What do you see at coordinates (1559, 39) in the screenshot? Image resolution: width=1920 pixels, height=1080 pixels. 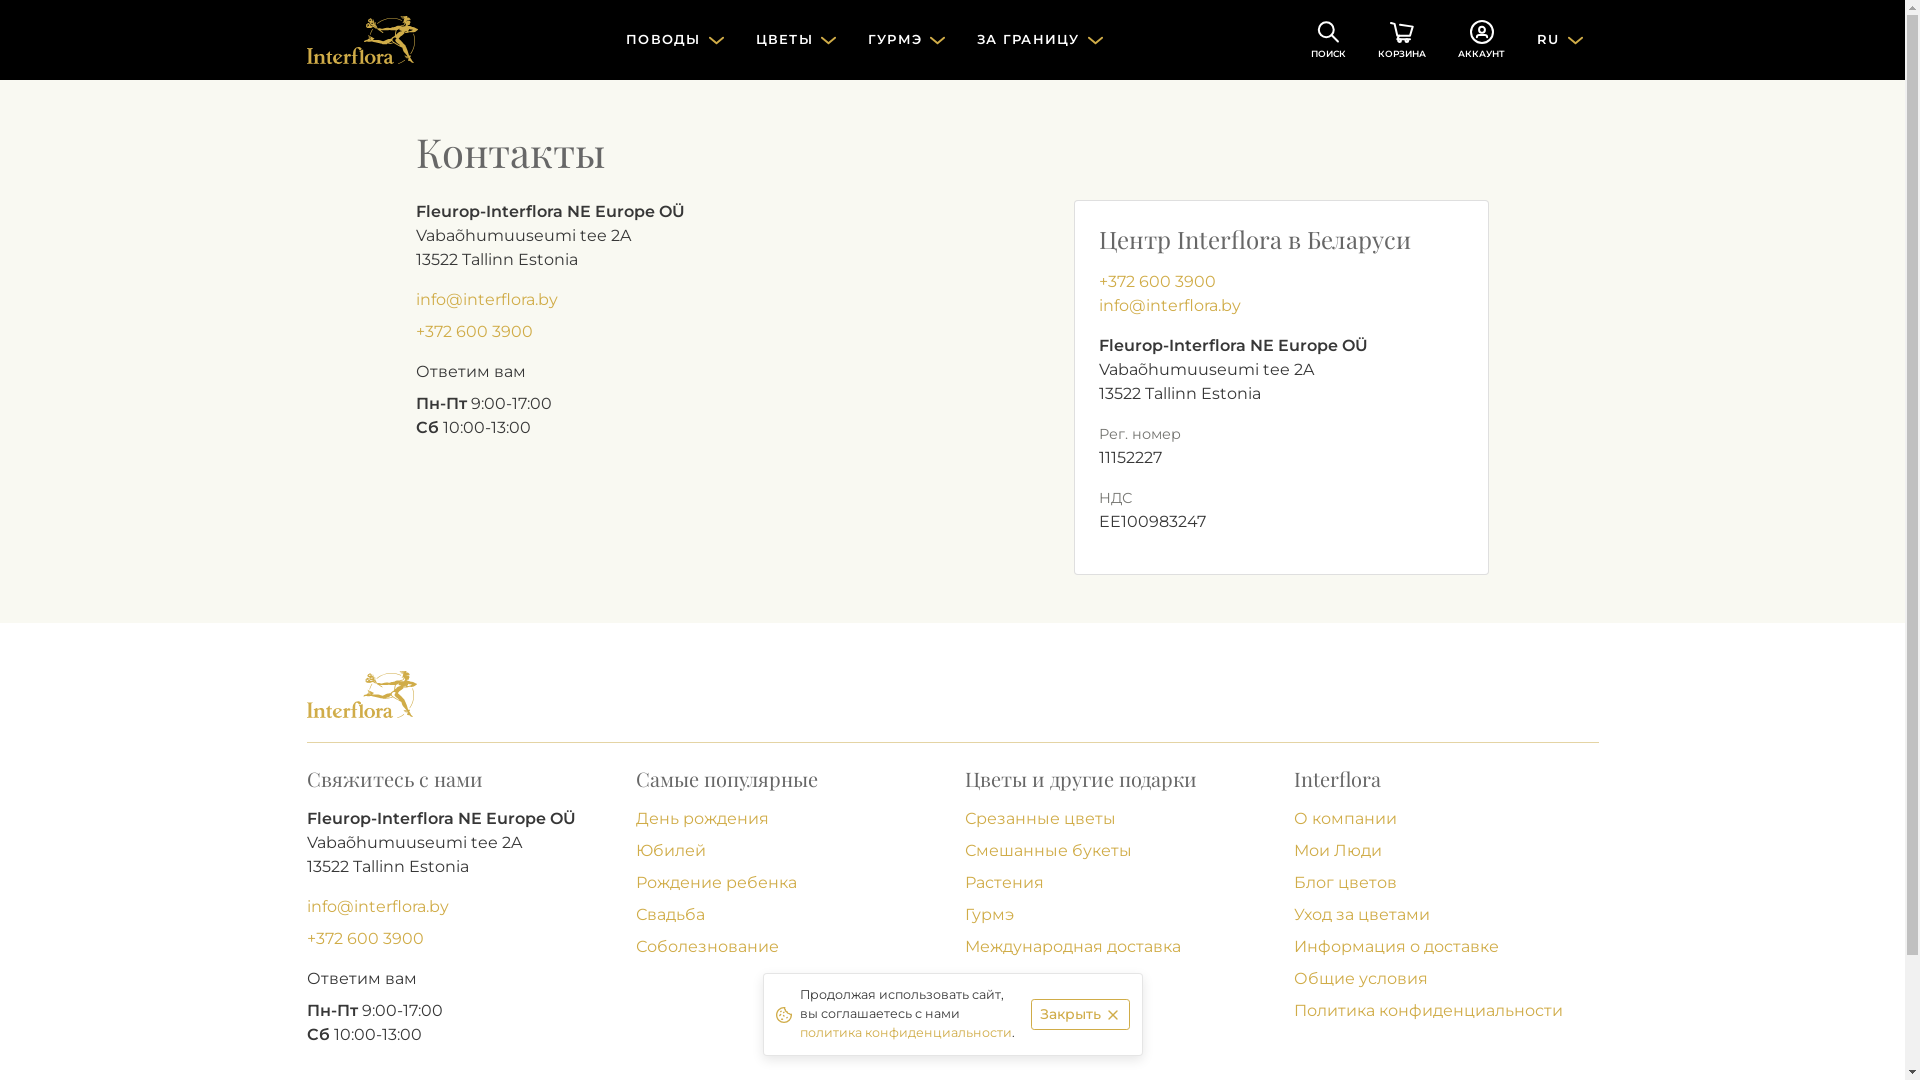 I see `'RU'` at bounding box center [1559, 39].